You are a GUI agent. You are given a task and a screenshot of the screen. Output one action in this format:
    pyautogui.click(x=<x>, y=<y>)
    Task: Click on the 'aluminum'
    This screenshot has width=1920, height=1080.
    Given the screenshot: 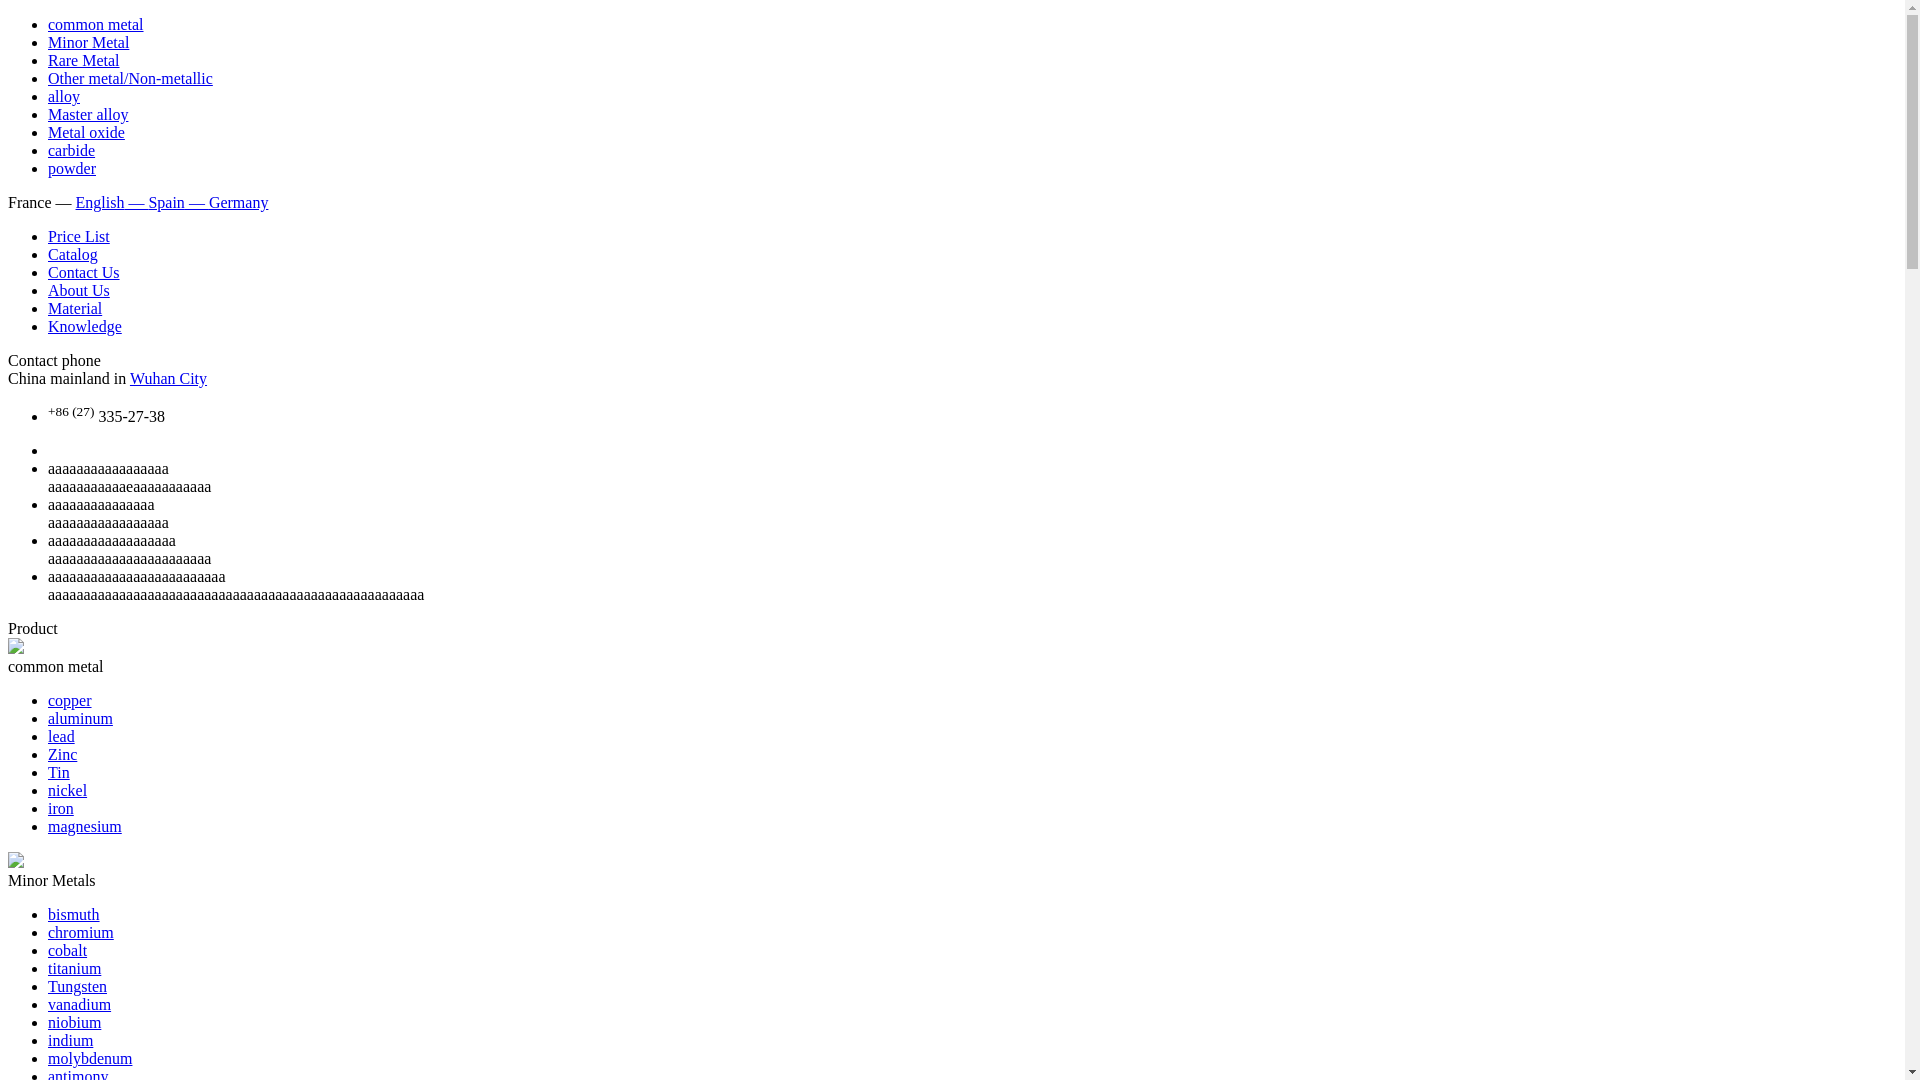 What is the action you would take?
    pyautogui.click(x=80, y=717)
    